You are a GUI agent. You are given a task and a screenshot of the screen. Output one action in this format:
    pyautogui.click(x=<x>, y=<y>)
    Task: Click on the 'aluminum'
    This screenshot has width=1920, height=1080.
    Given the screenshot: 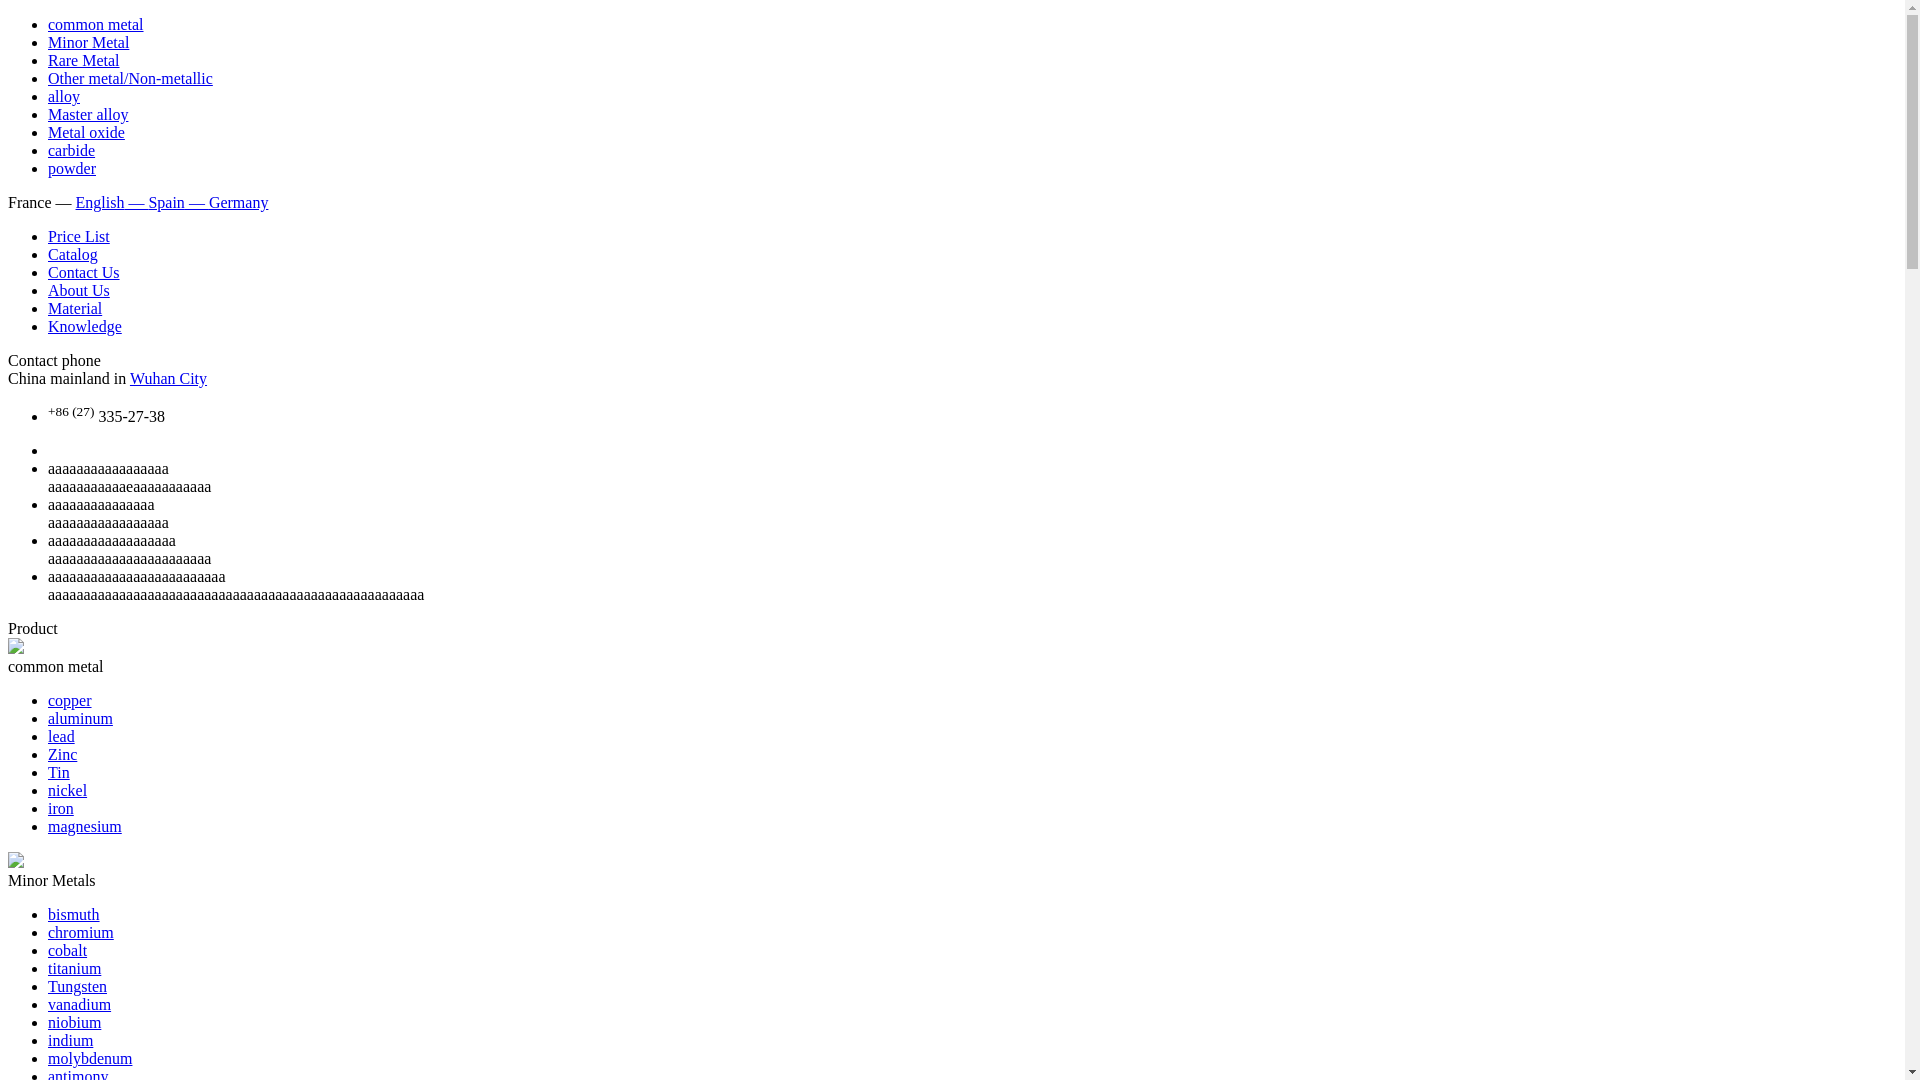 What is the action you would take?
    pyautogui.click(x=80, y=717)
    